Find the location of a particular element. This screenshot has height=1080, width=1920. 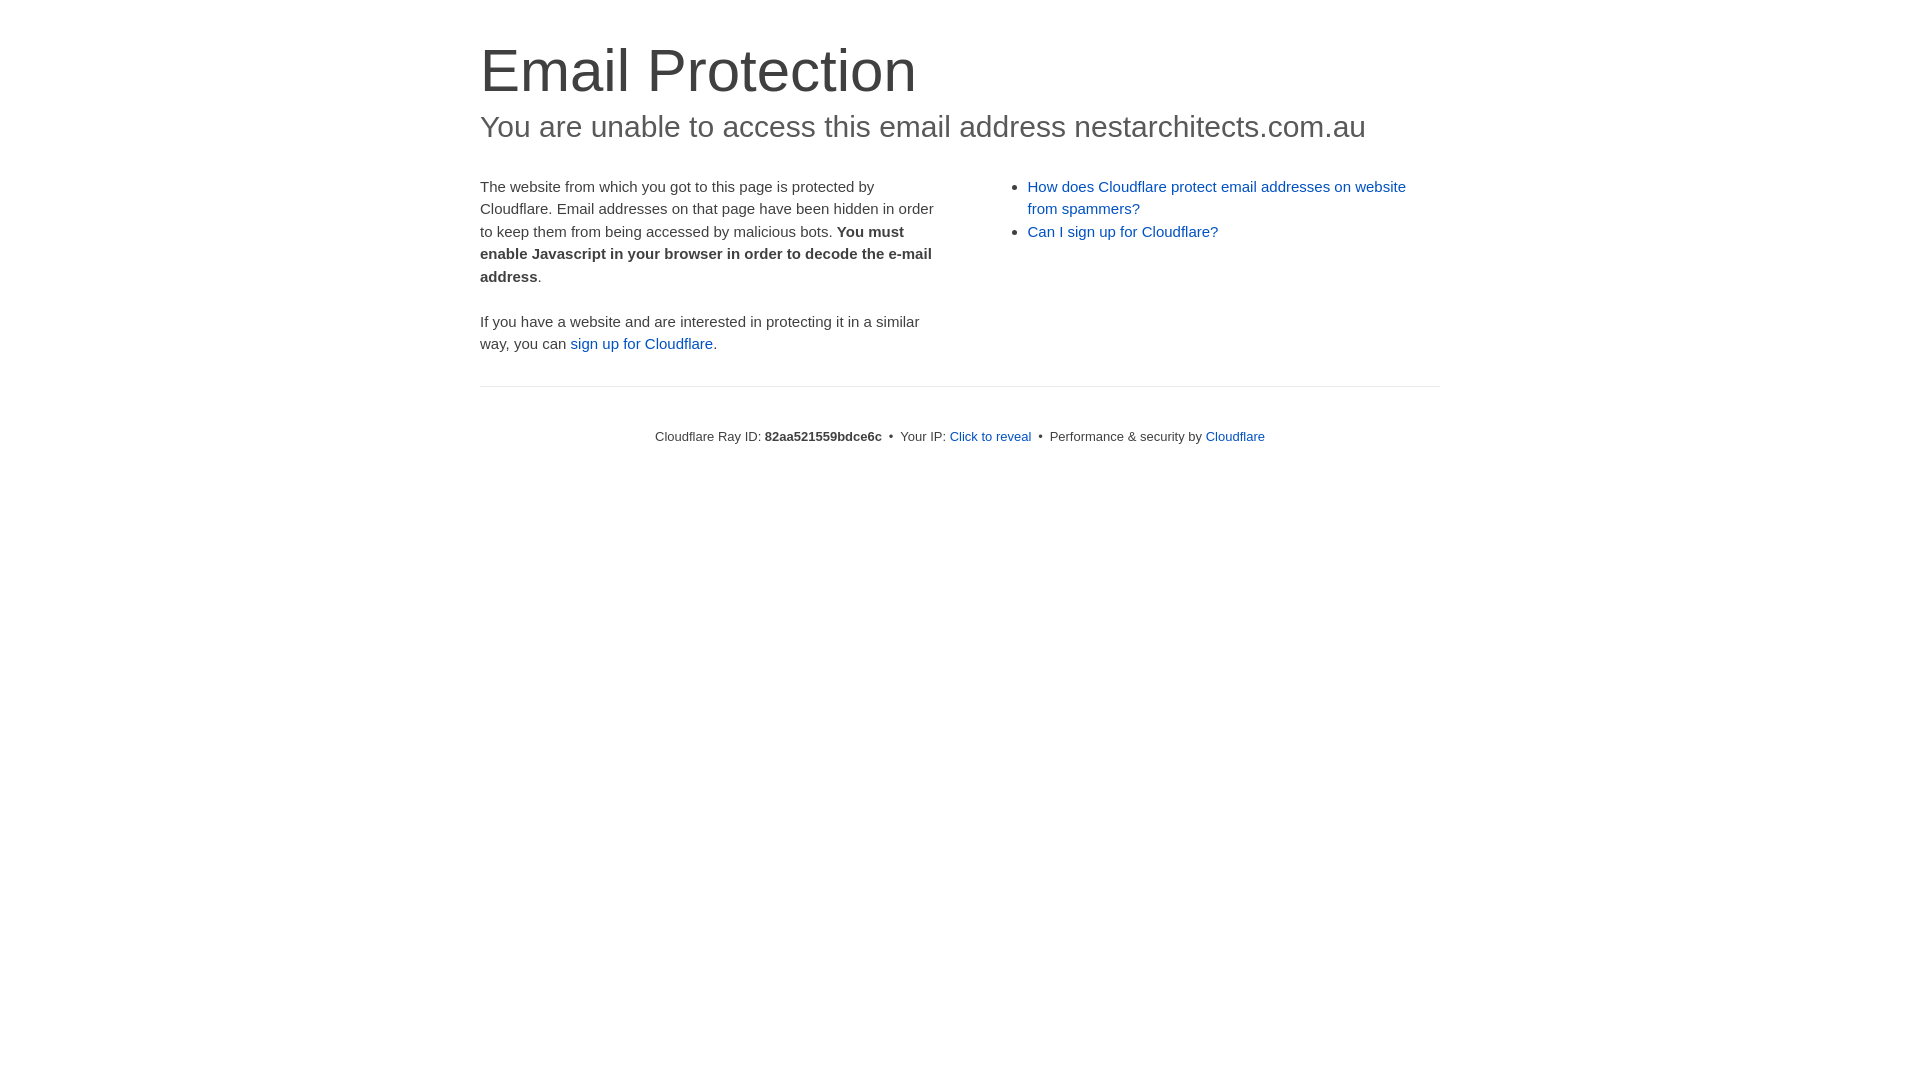

'Cloudflare' is located at coordinates (1234, 435).